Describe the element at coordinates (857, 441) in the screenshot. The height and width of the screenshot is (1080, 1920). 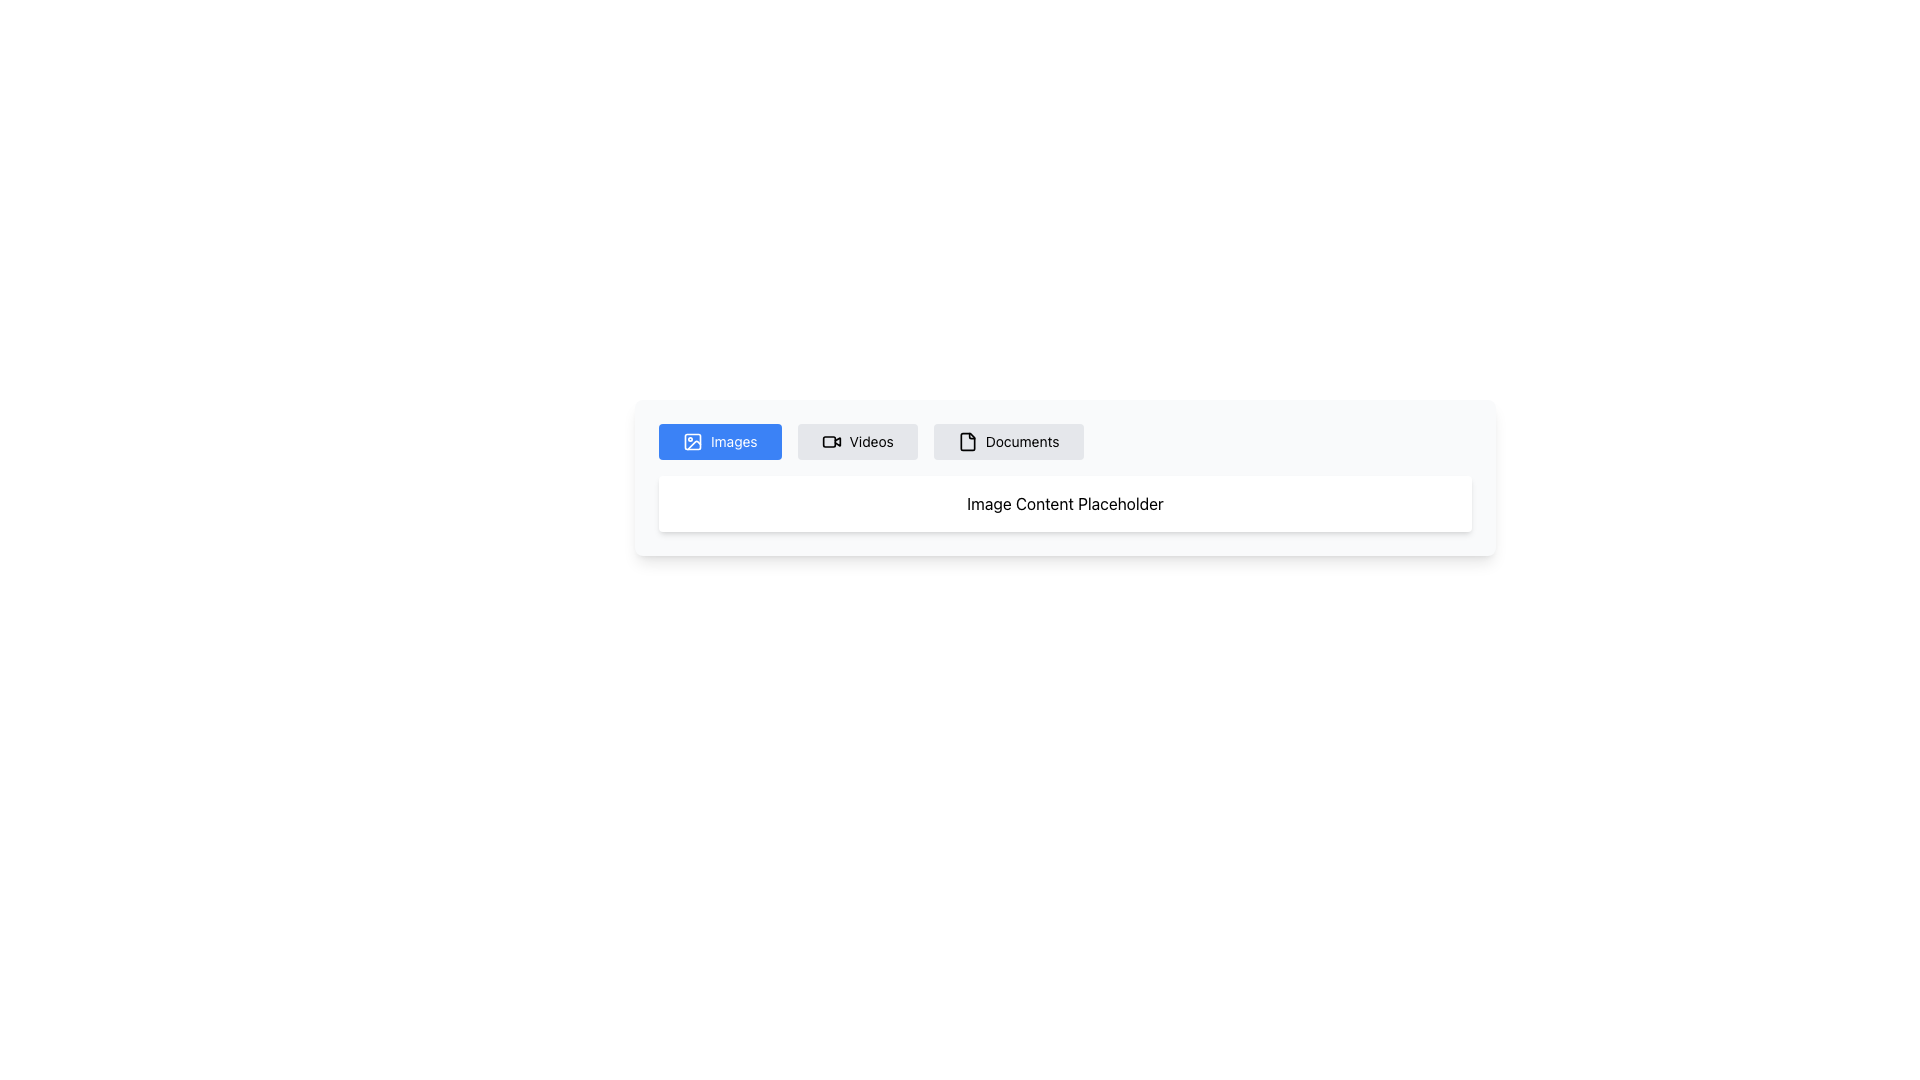
I see `the 'Videos' button, which is the second button in a horizontal alignment of three buttons, styled with a light gray background and a black text label, to trigger a visual effect` at that location.